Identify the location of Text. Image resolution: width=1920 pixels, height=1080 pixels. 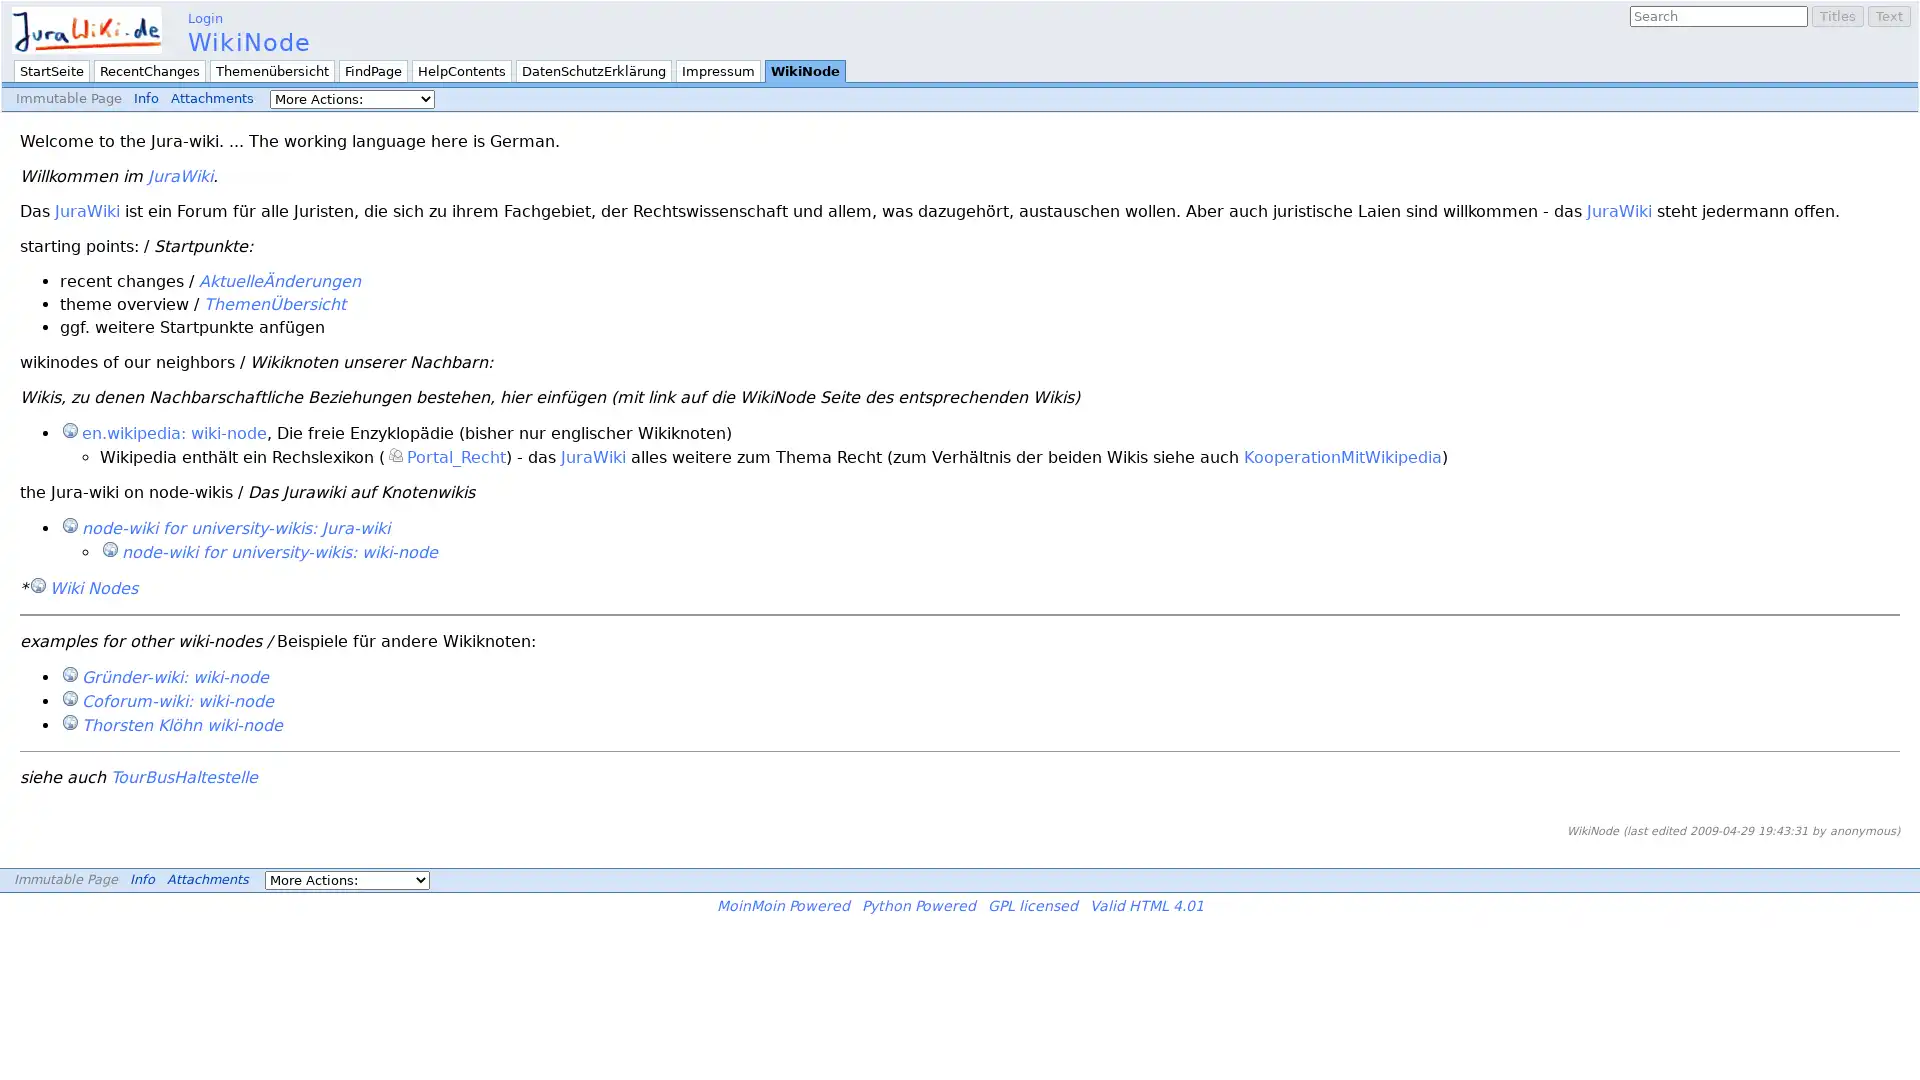
(1888, 16).